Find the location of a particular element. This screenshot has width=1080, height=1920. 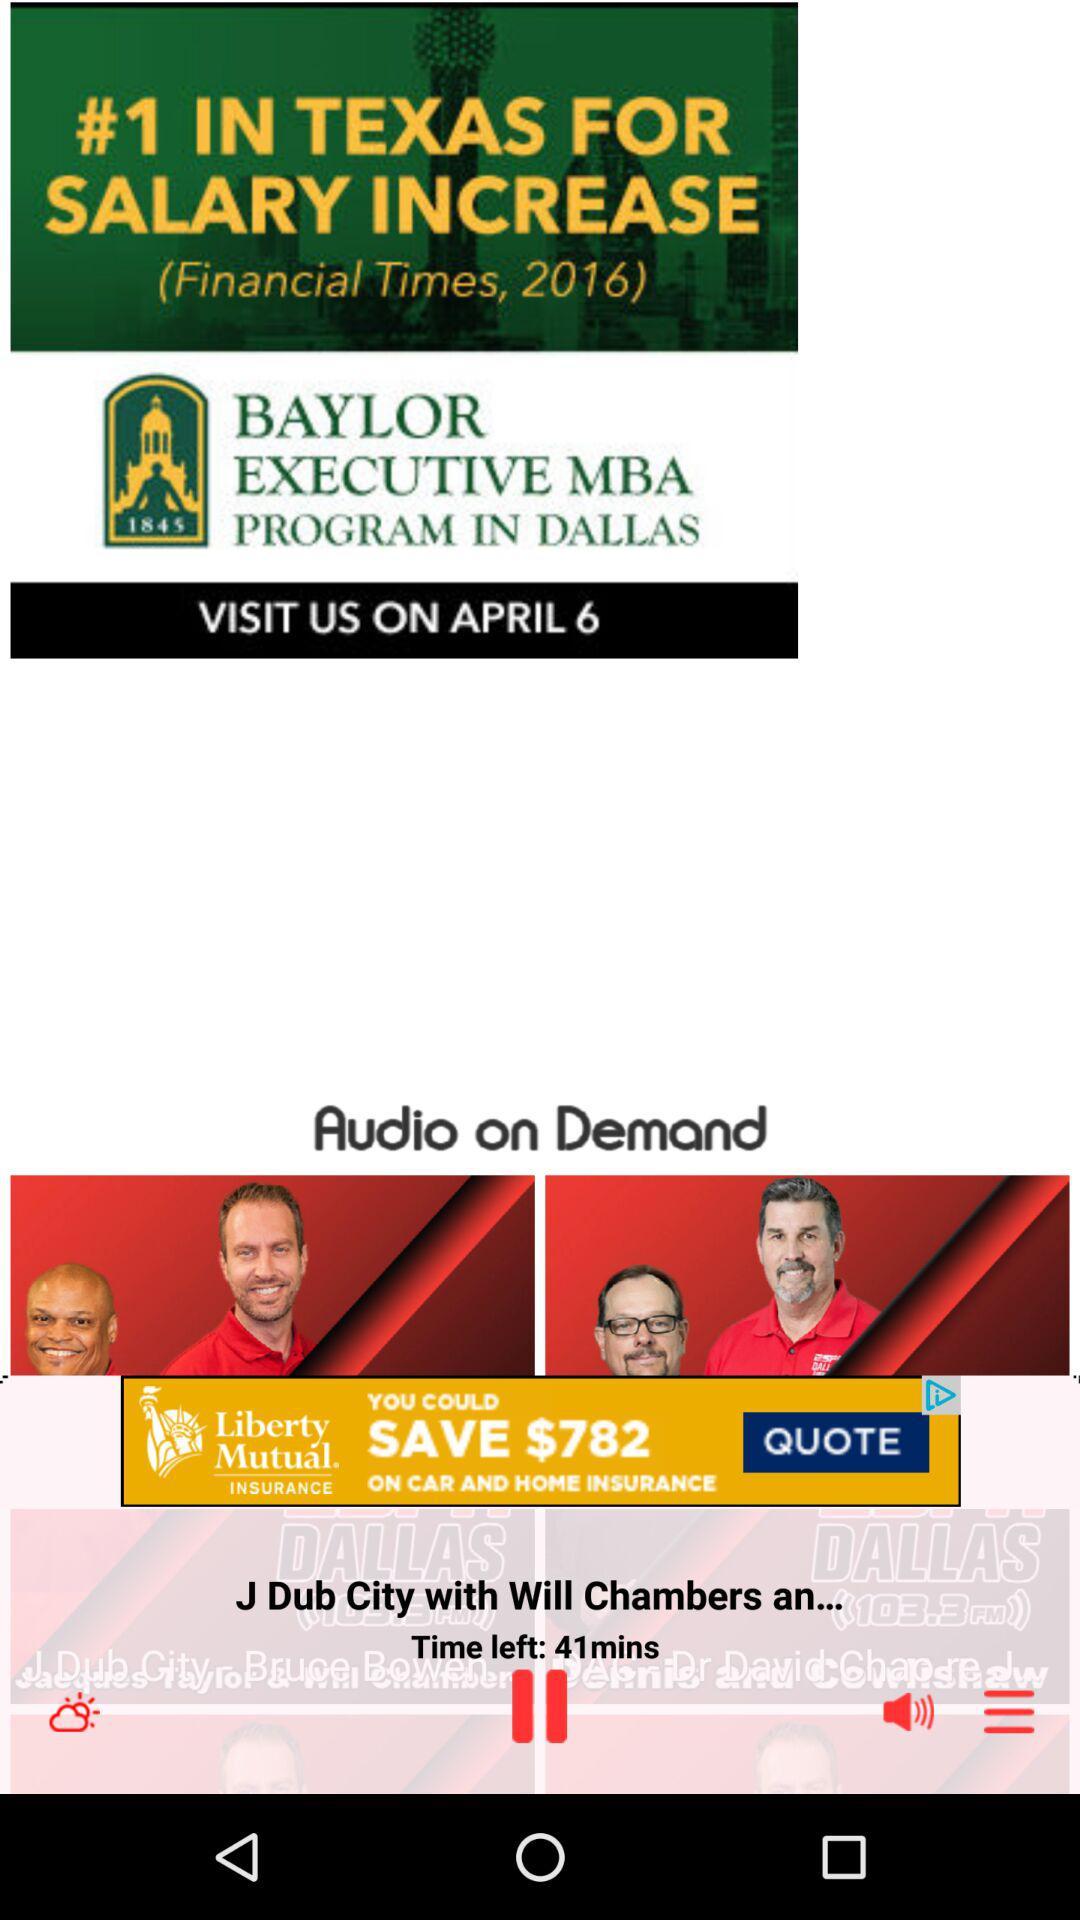

volume control is located at coordinates (908, 1710).